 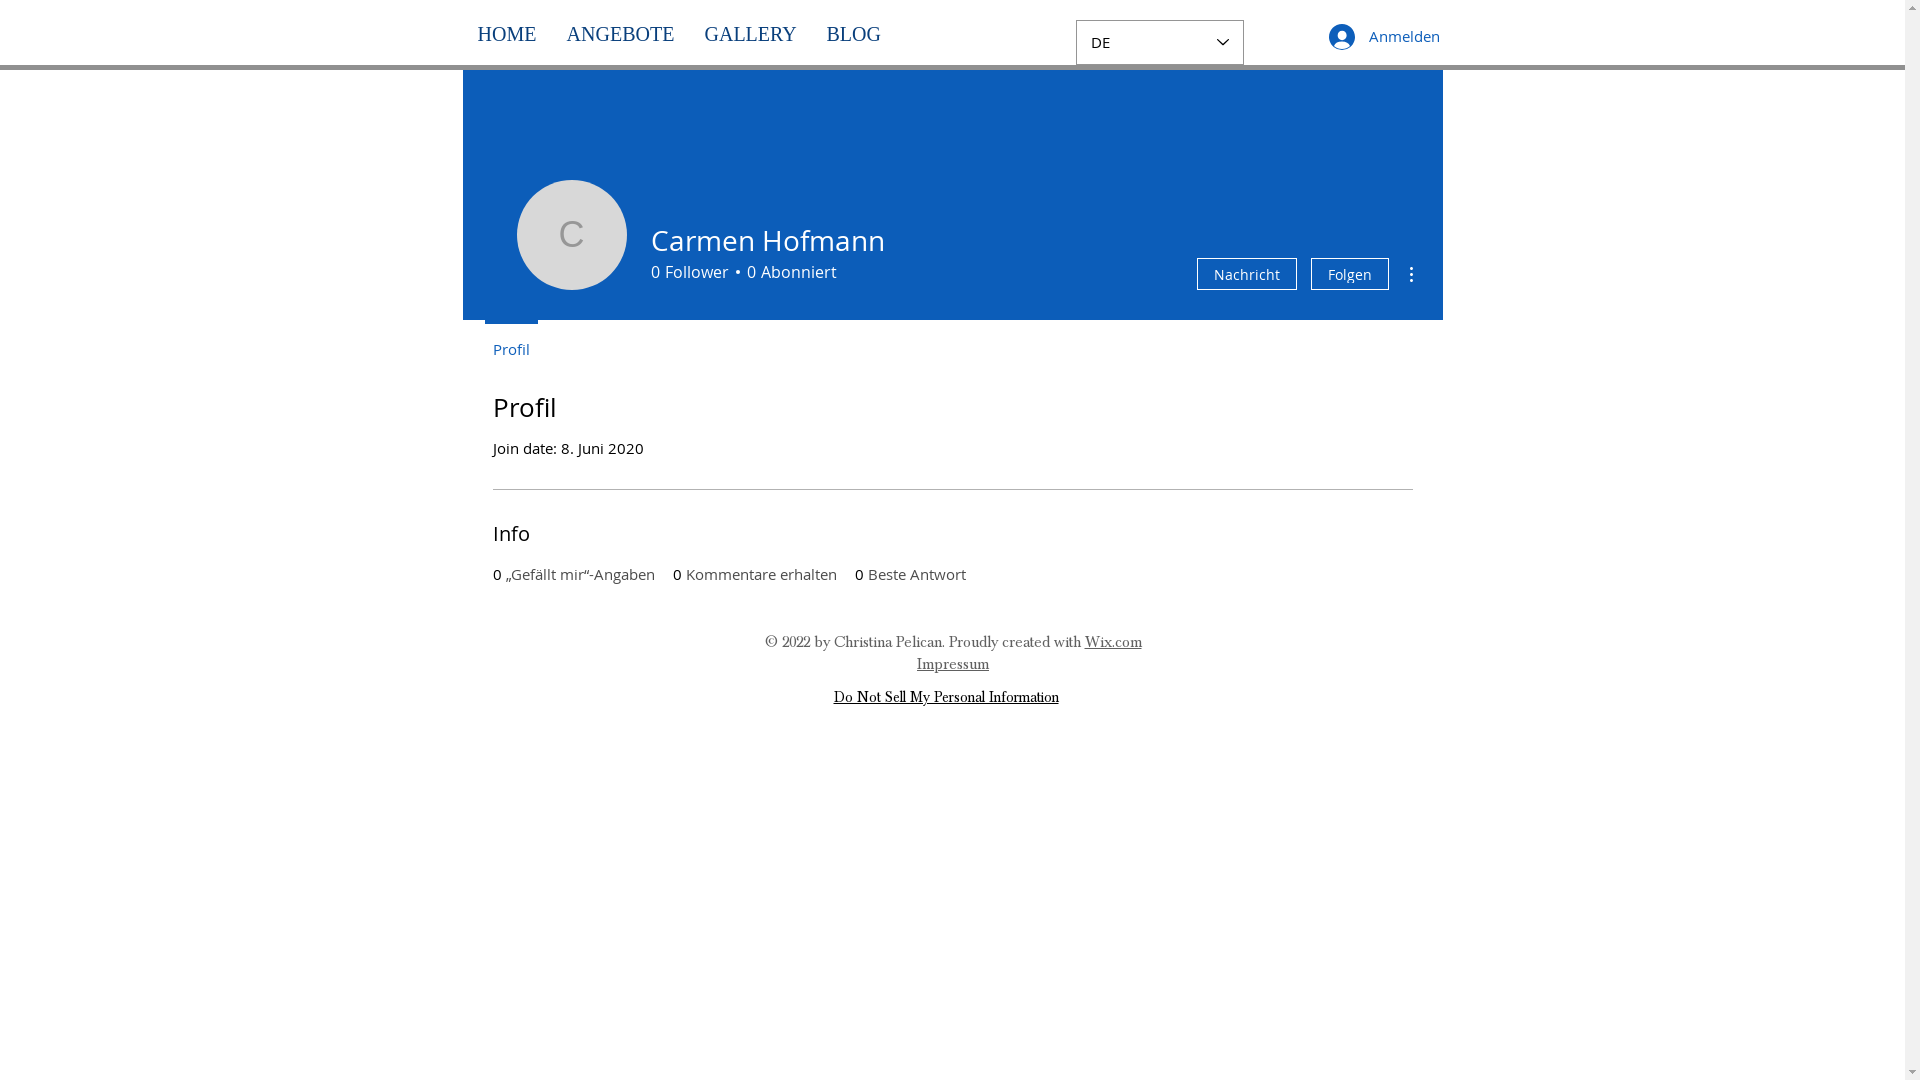 What do you see at coordinates (1111, 641) in the screenshot?
I see `'Wix.com'` at bounding box center [1111, 641].